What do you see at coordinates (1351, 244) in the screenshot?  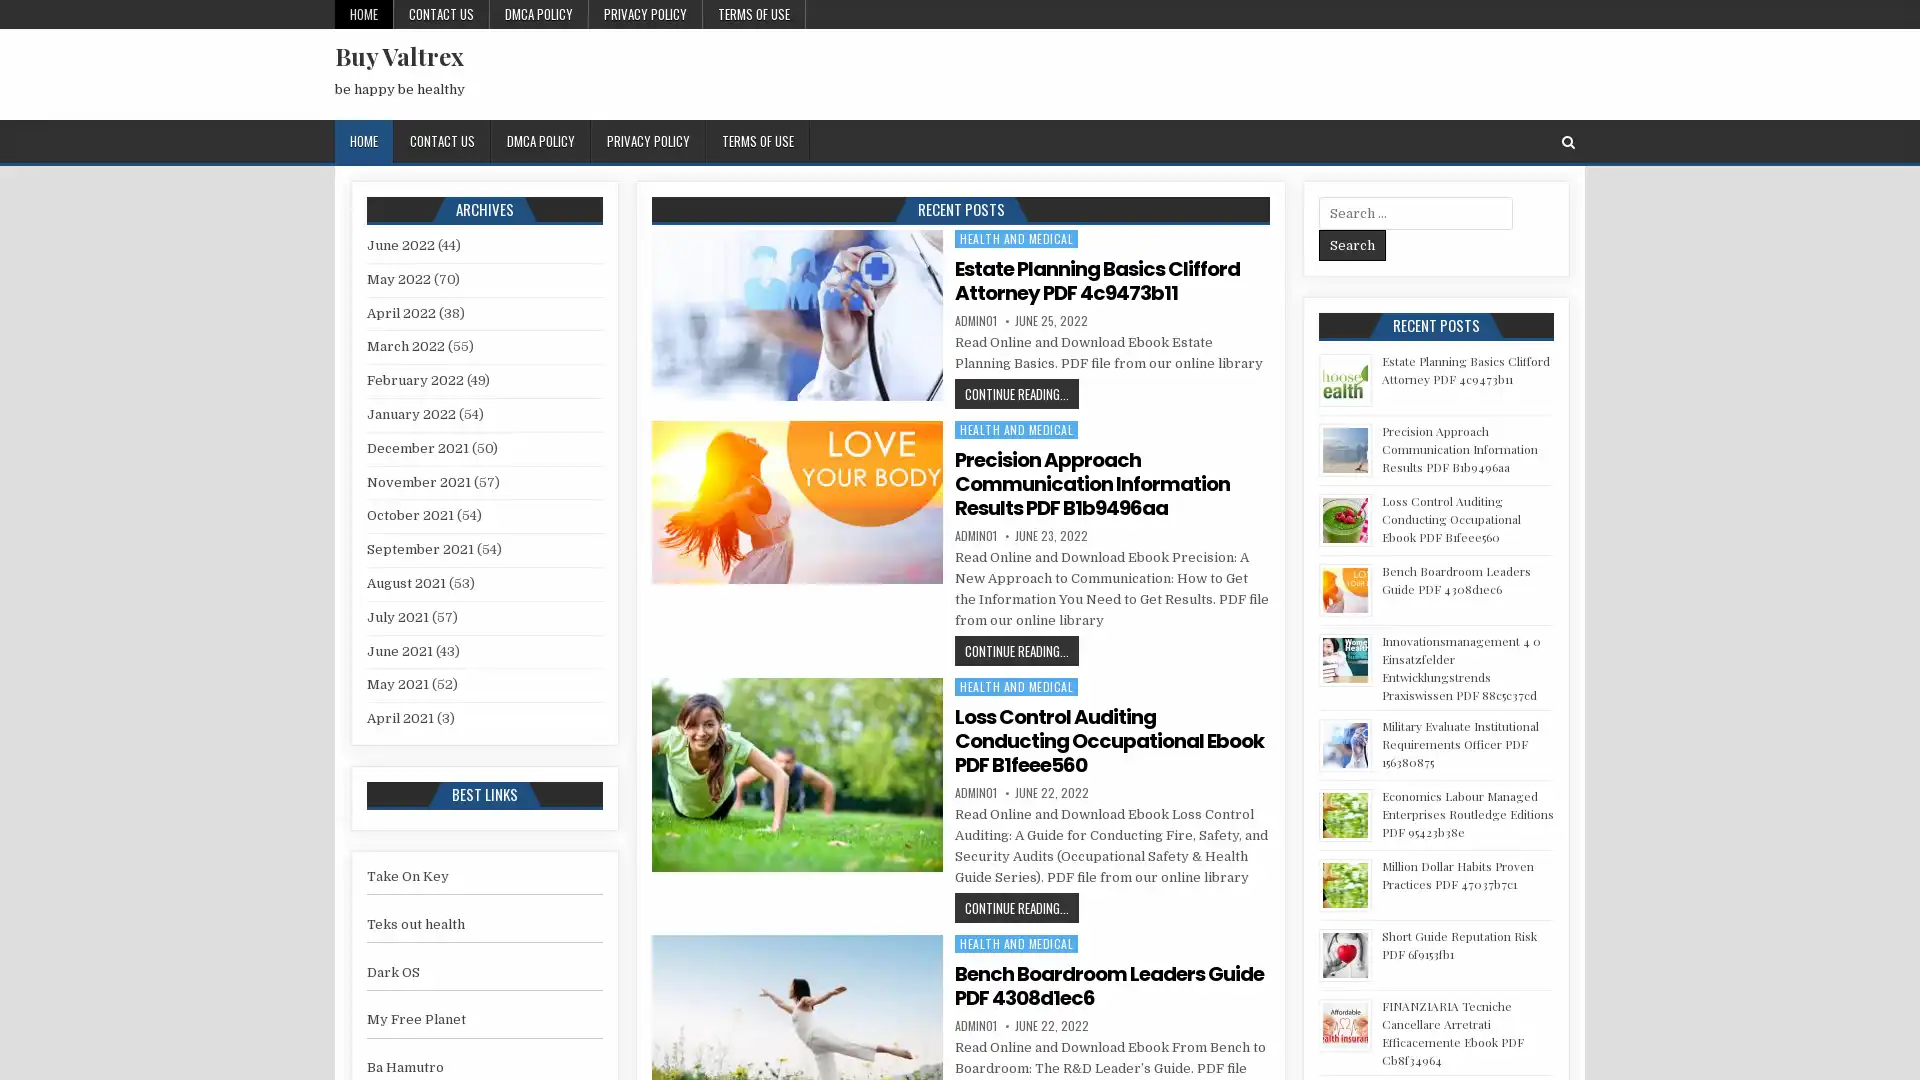 I see `Search` at bounding box center [1351, 244].